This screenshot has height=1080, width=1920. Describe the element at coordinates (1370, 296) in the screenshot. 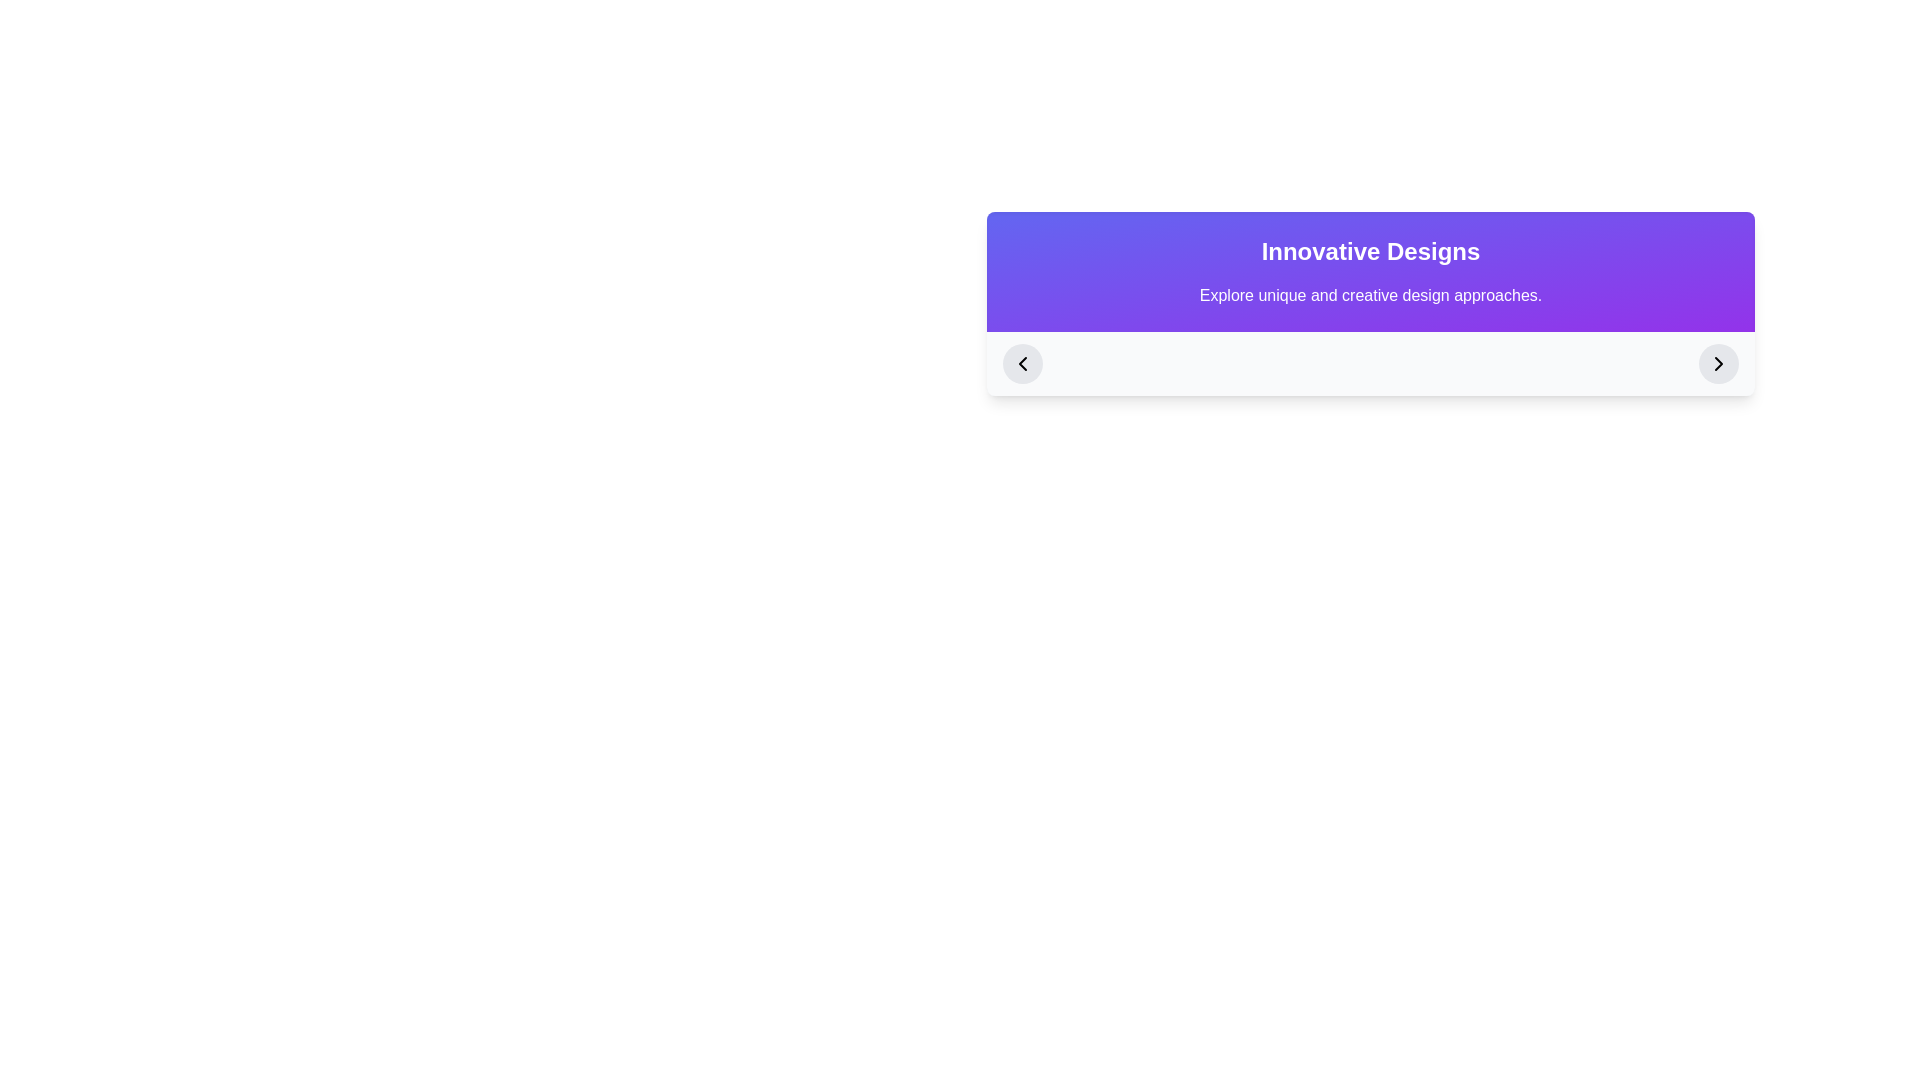

I see `static text displaying 'Explore unique and creative design approaches.' which is styled in white font on a gradient background and located below the 'Innovative Designs' heading` at that location.